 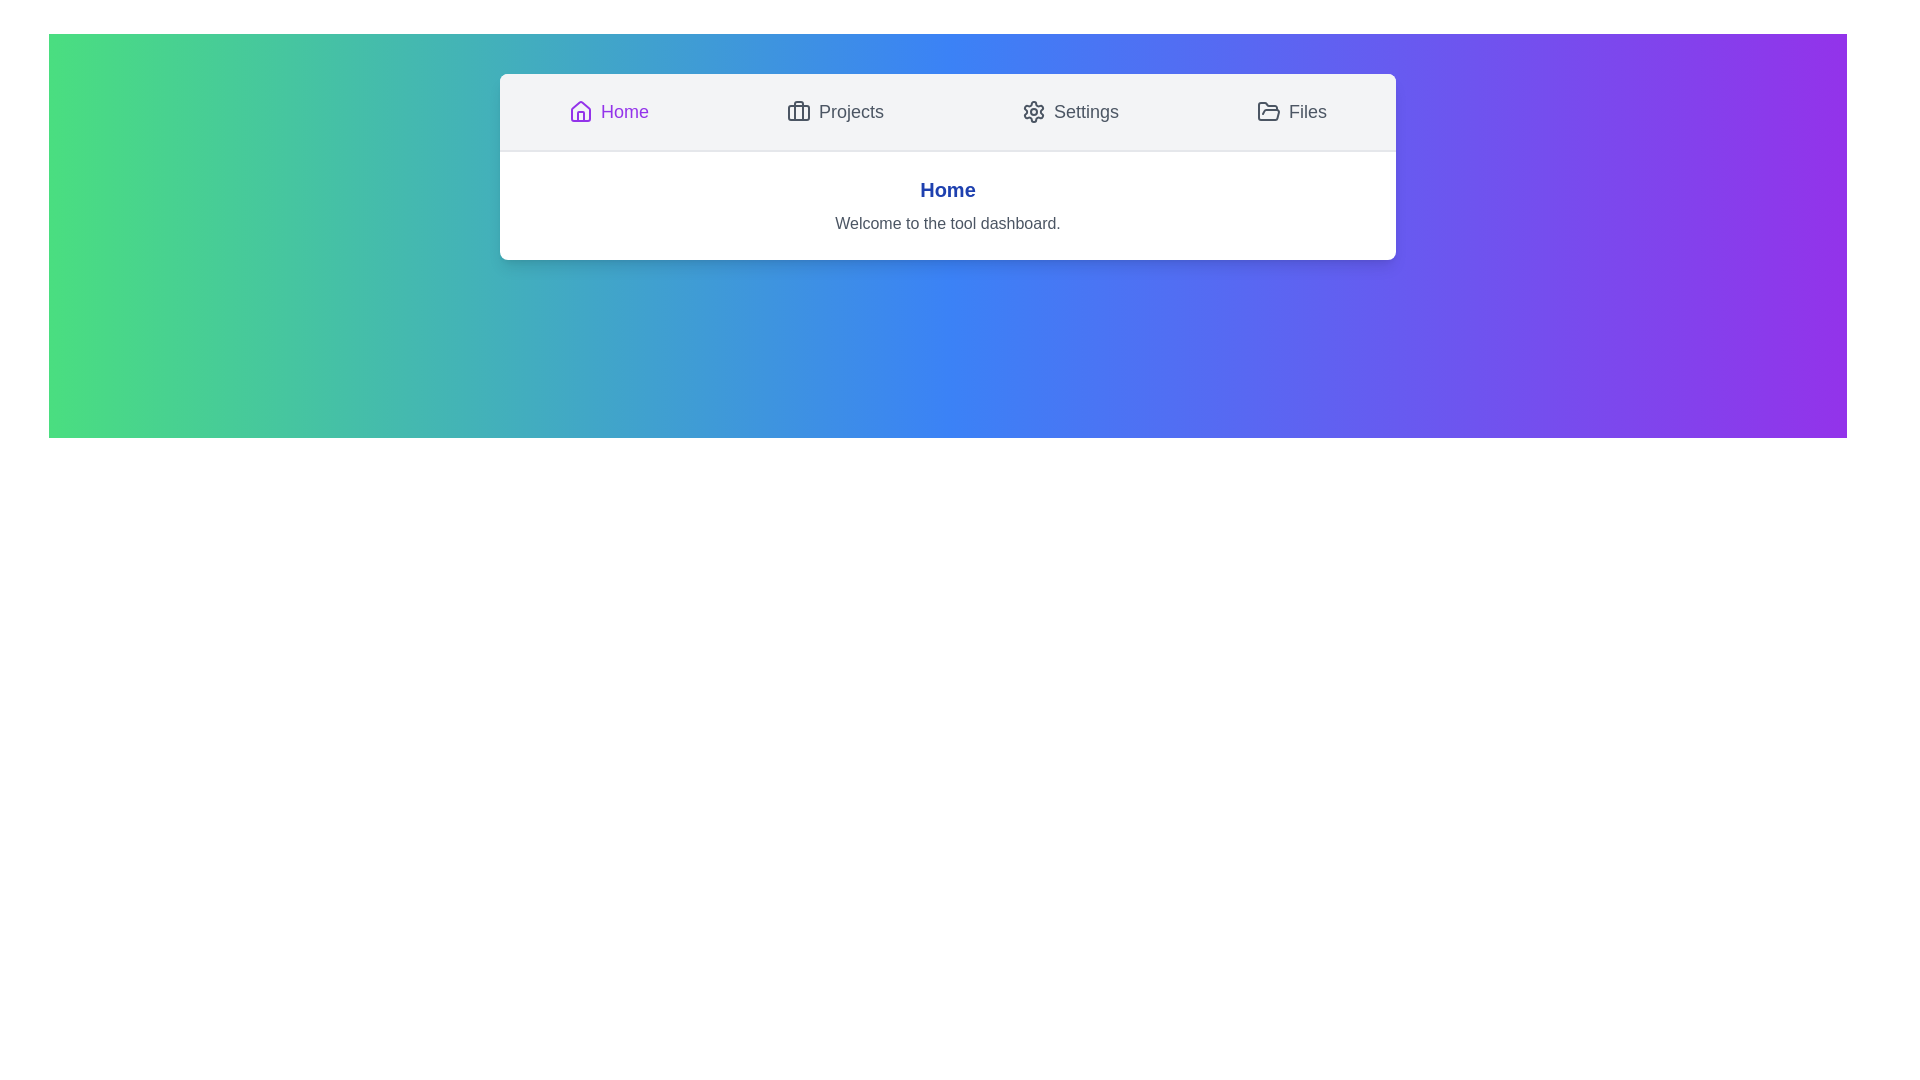 What do you see at coordinates (1069, 111) in the screenshot?
I see `the Settings tab by clicking its button in the navigation bar` at bounding box center [1069, 111].